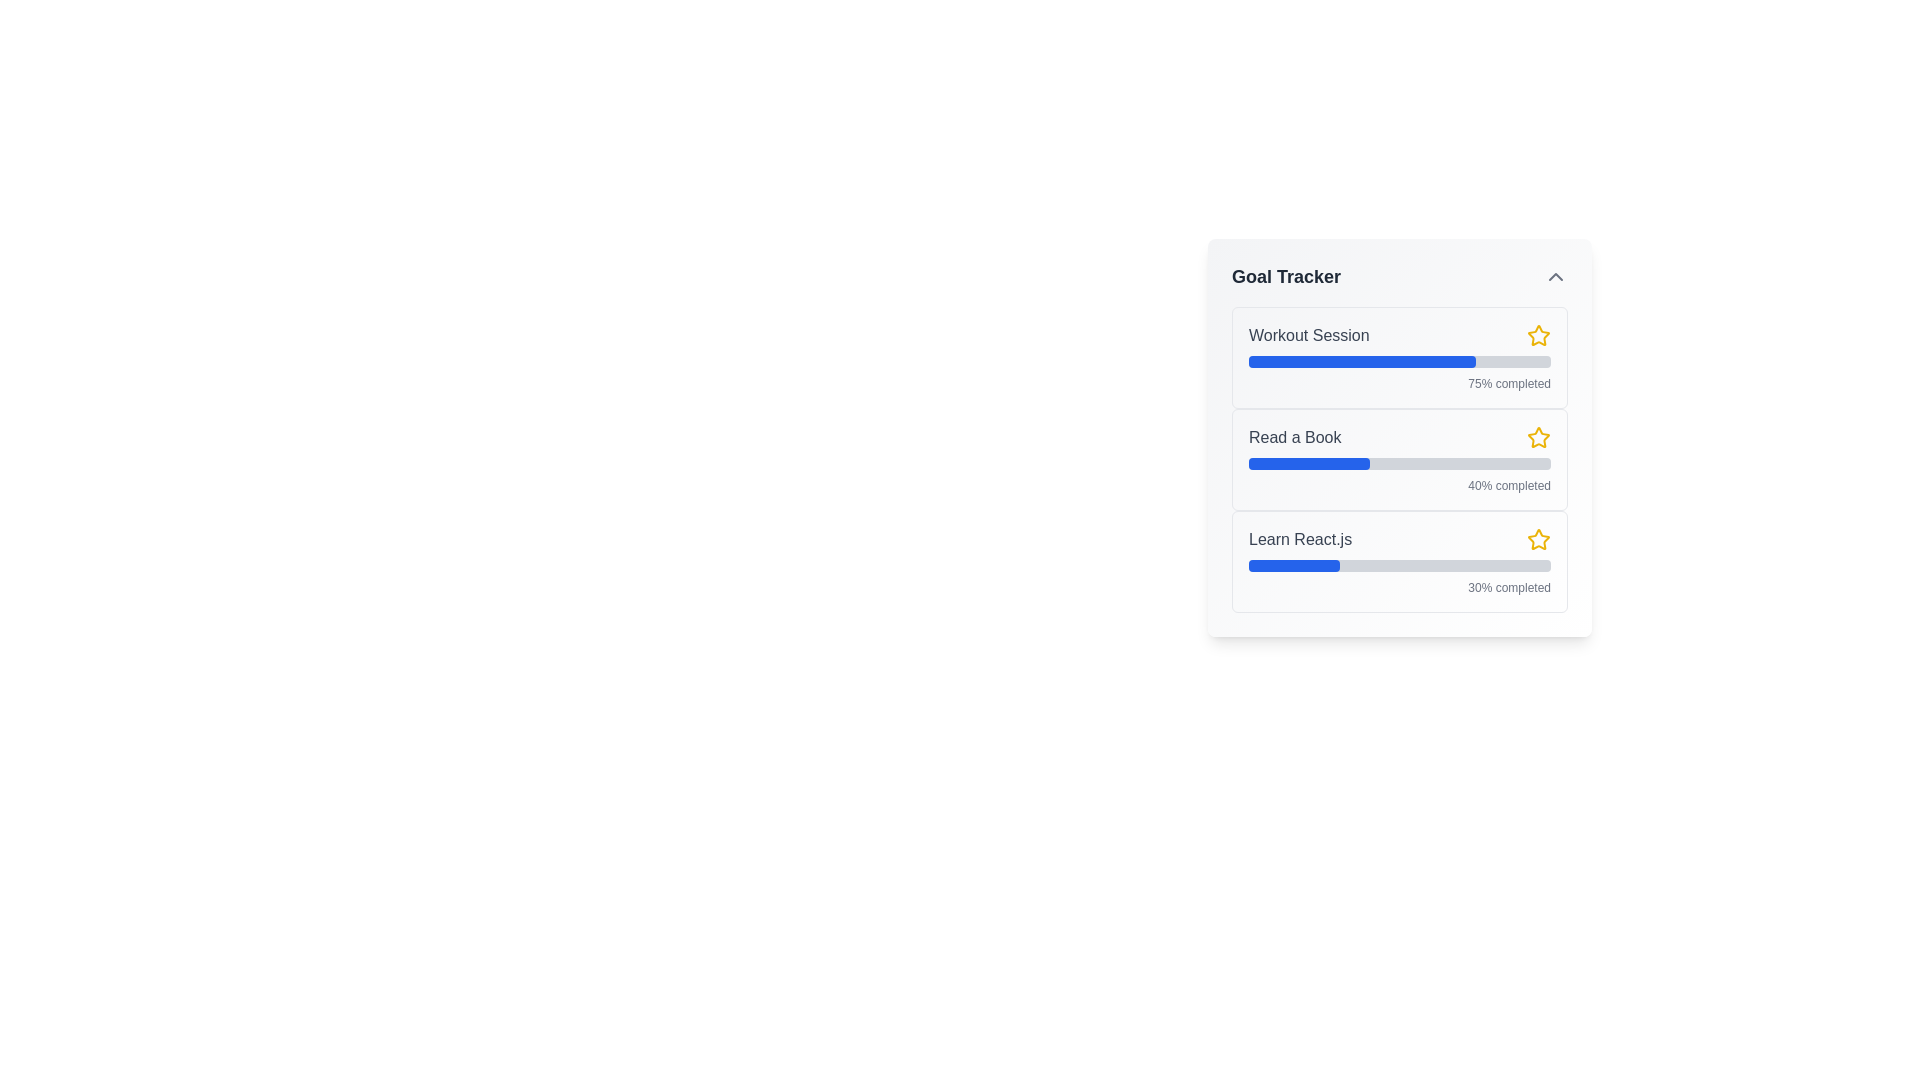 The image size is (1920, 1080). I want to click on the Progress Indicator (Filled Segment) that visually represents the completion progress of the 'Workout Session' task within the Goal Tracker interface, so click(1361, 362).